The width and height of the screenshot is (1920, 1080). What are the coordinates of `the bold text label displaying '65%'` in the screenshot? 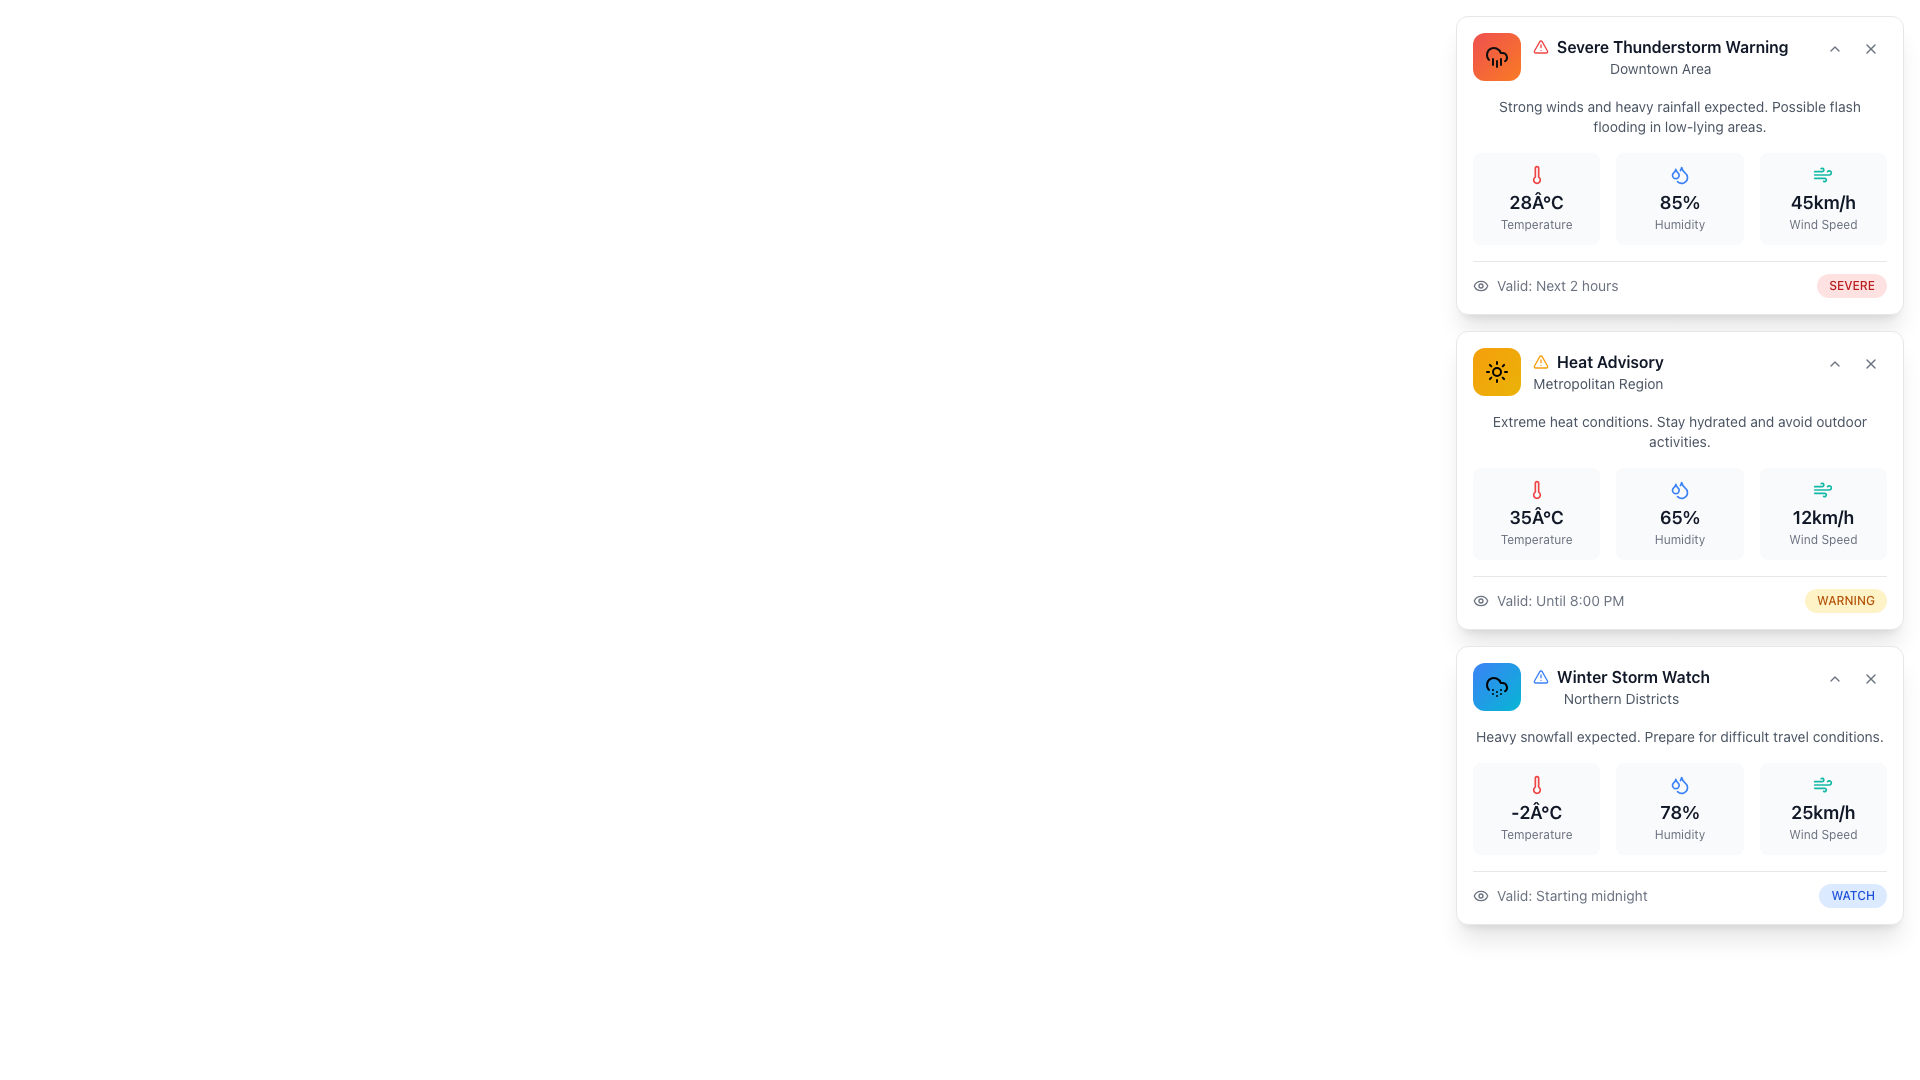 It's located at (1680, 516).